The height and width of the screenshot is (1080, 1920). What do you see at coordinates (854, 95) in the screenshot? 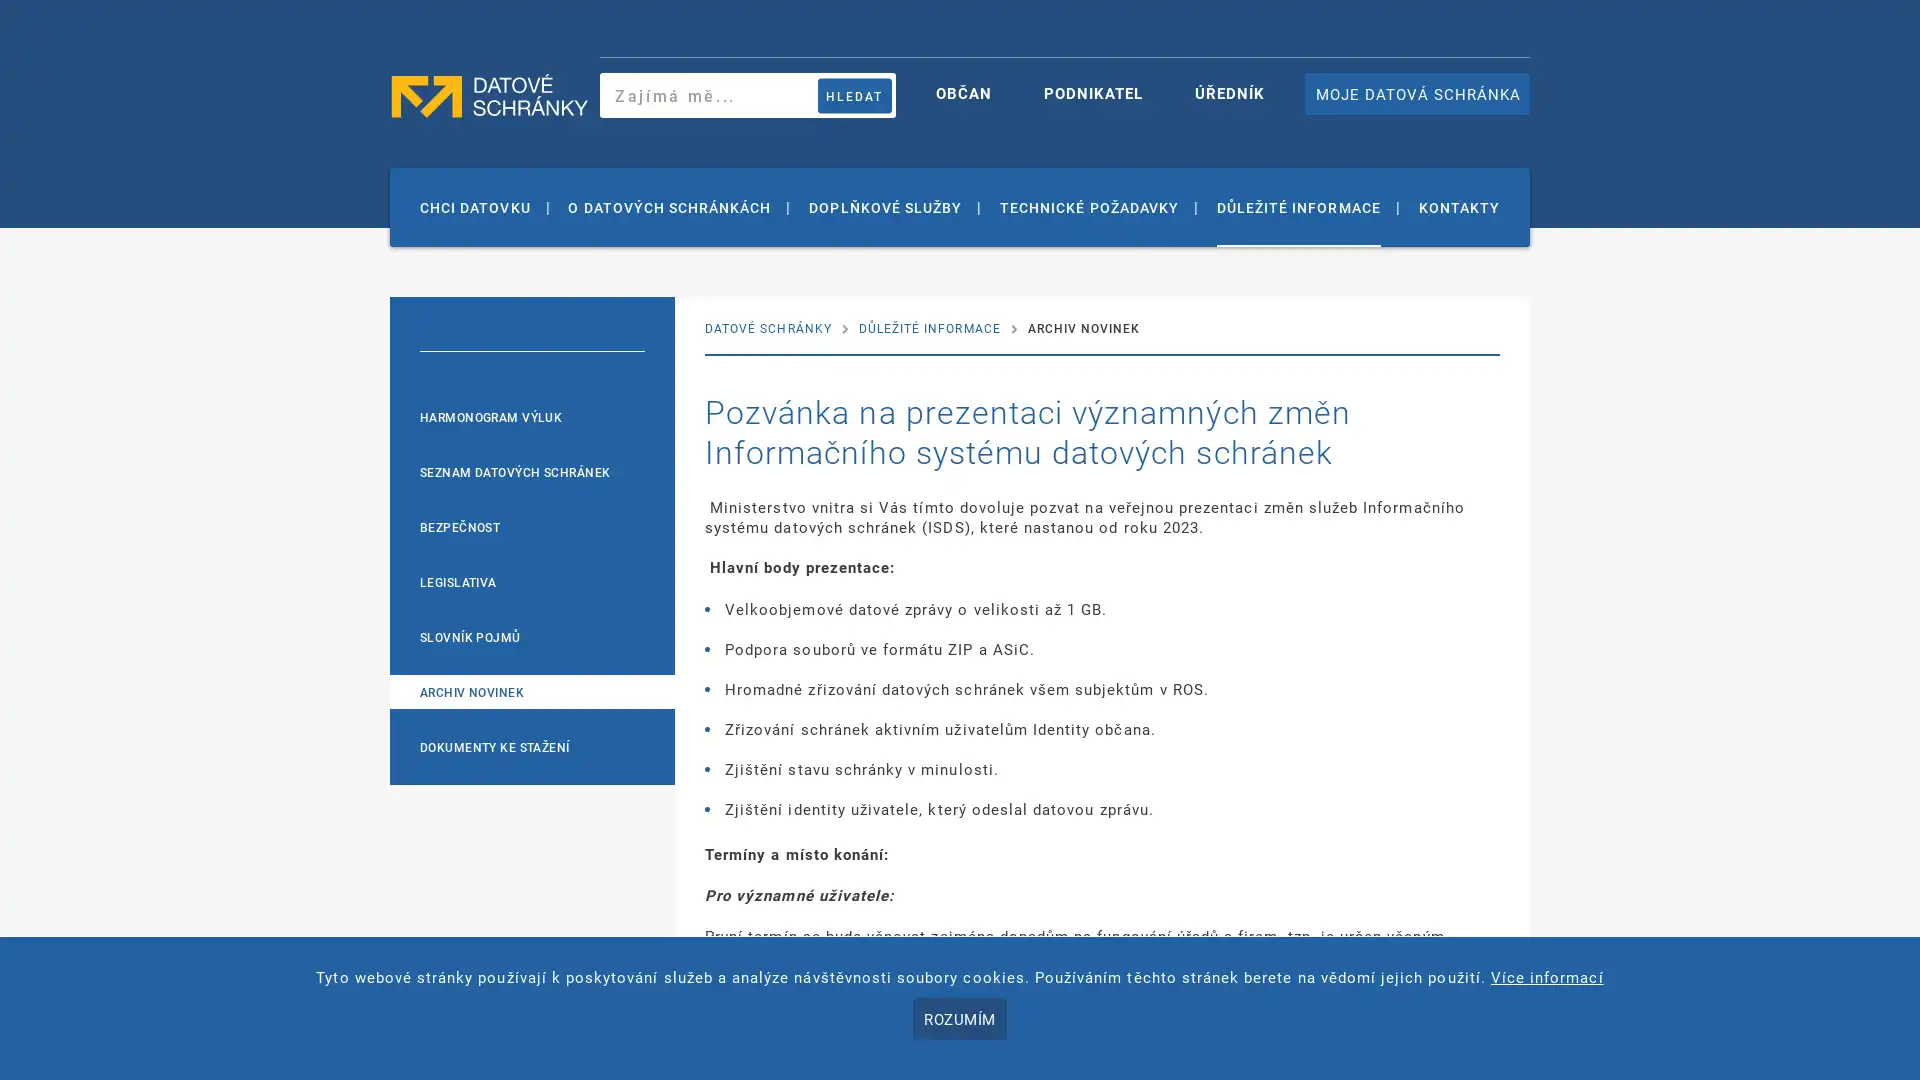
I see `Hledat` at bounding box center [854, 95].